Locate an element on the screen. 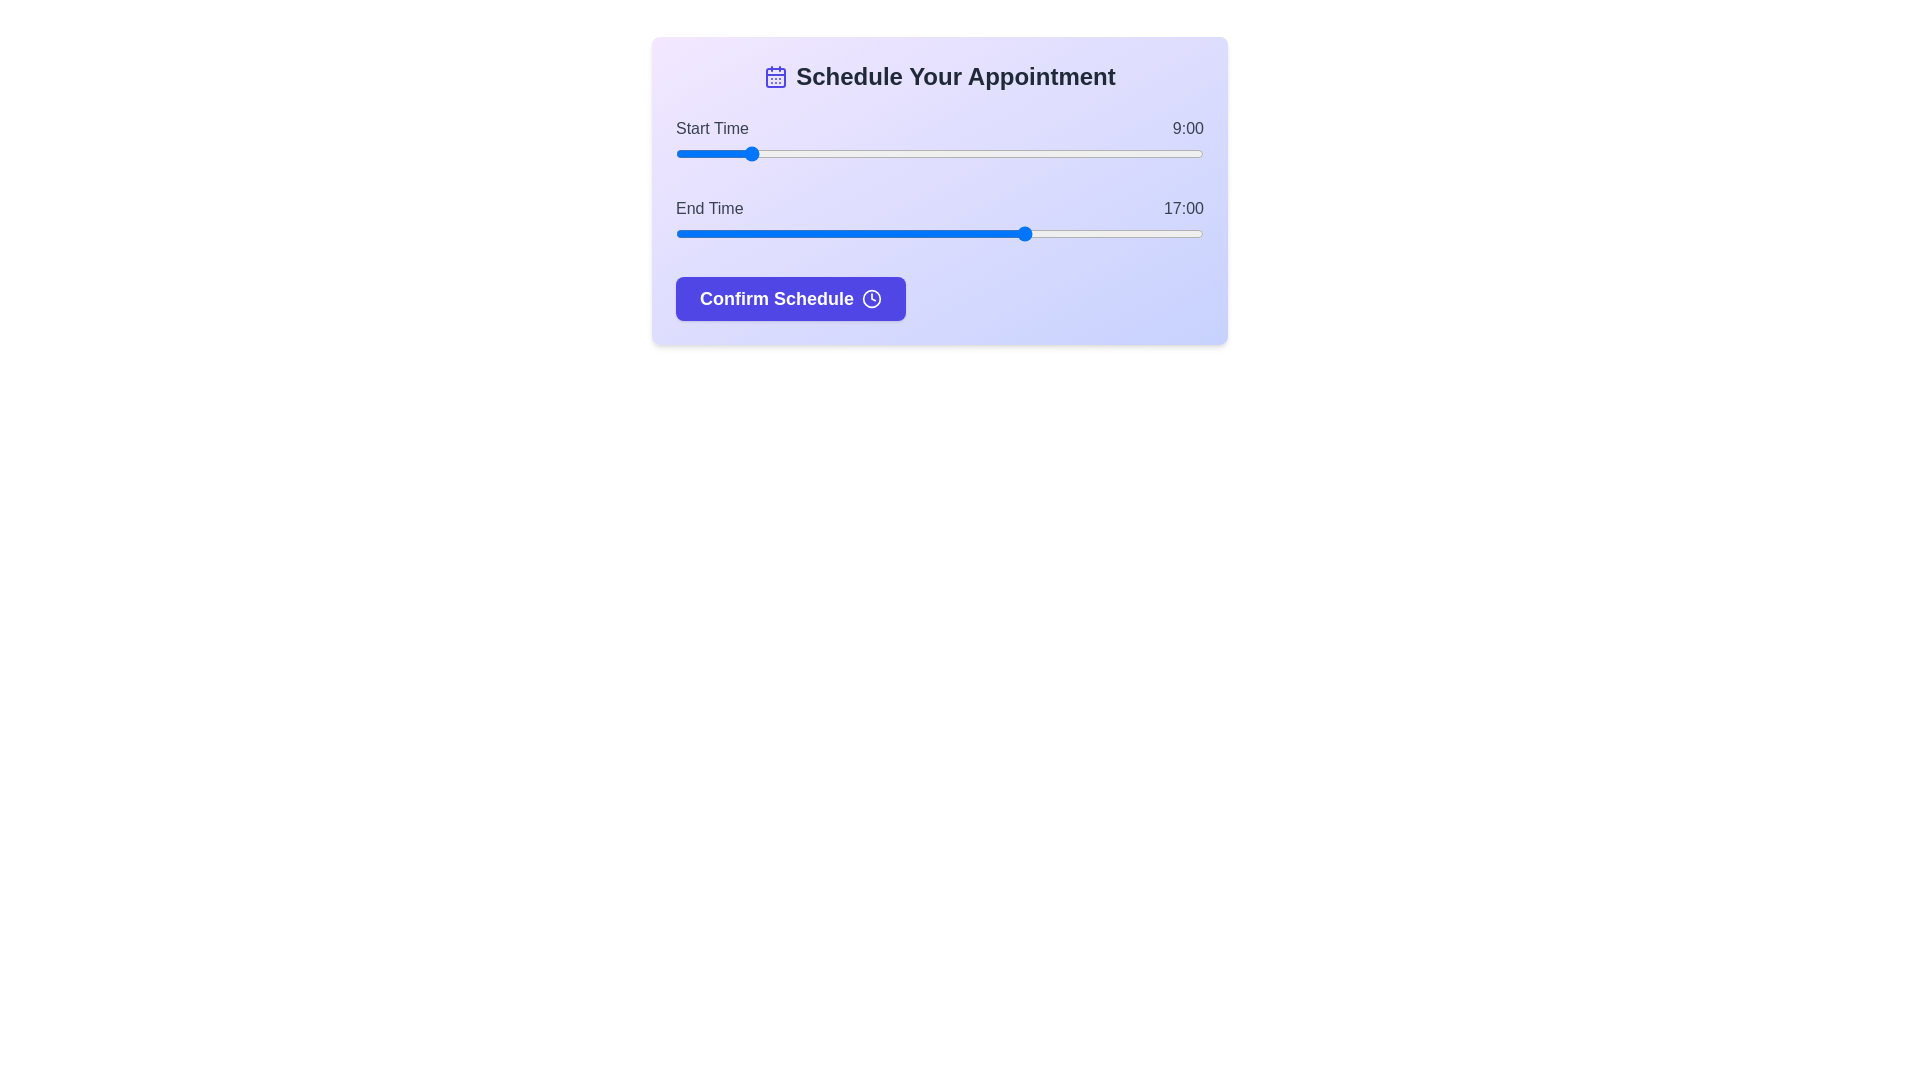 This screenshot has width=1920, height=1080. the end time slider to 21 hours is located at coordinates (1168, 233).